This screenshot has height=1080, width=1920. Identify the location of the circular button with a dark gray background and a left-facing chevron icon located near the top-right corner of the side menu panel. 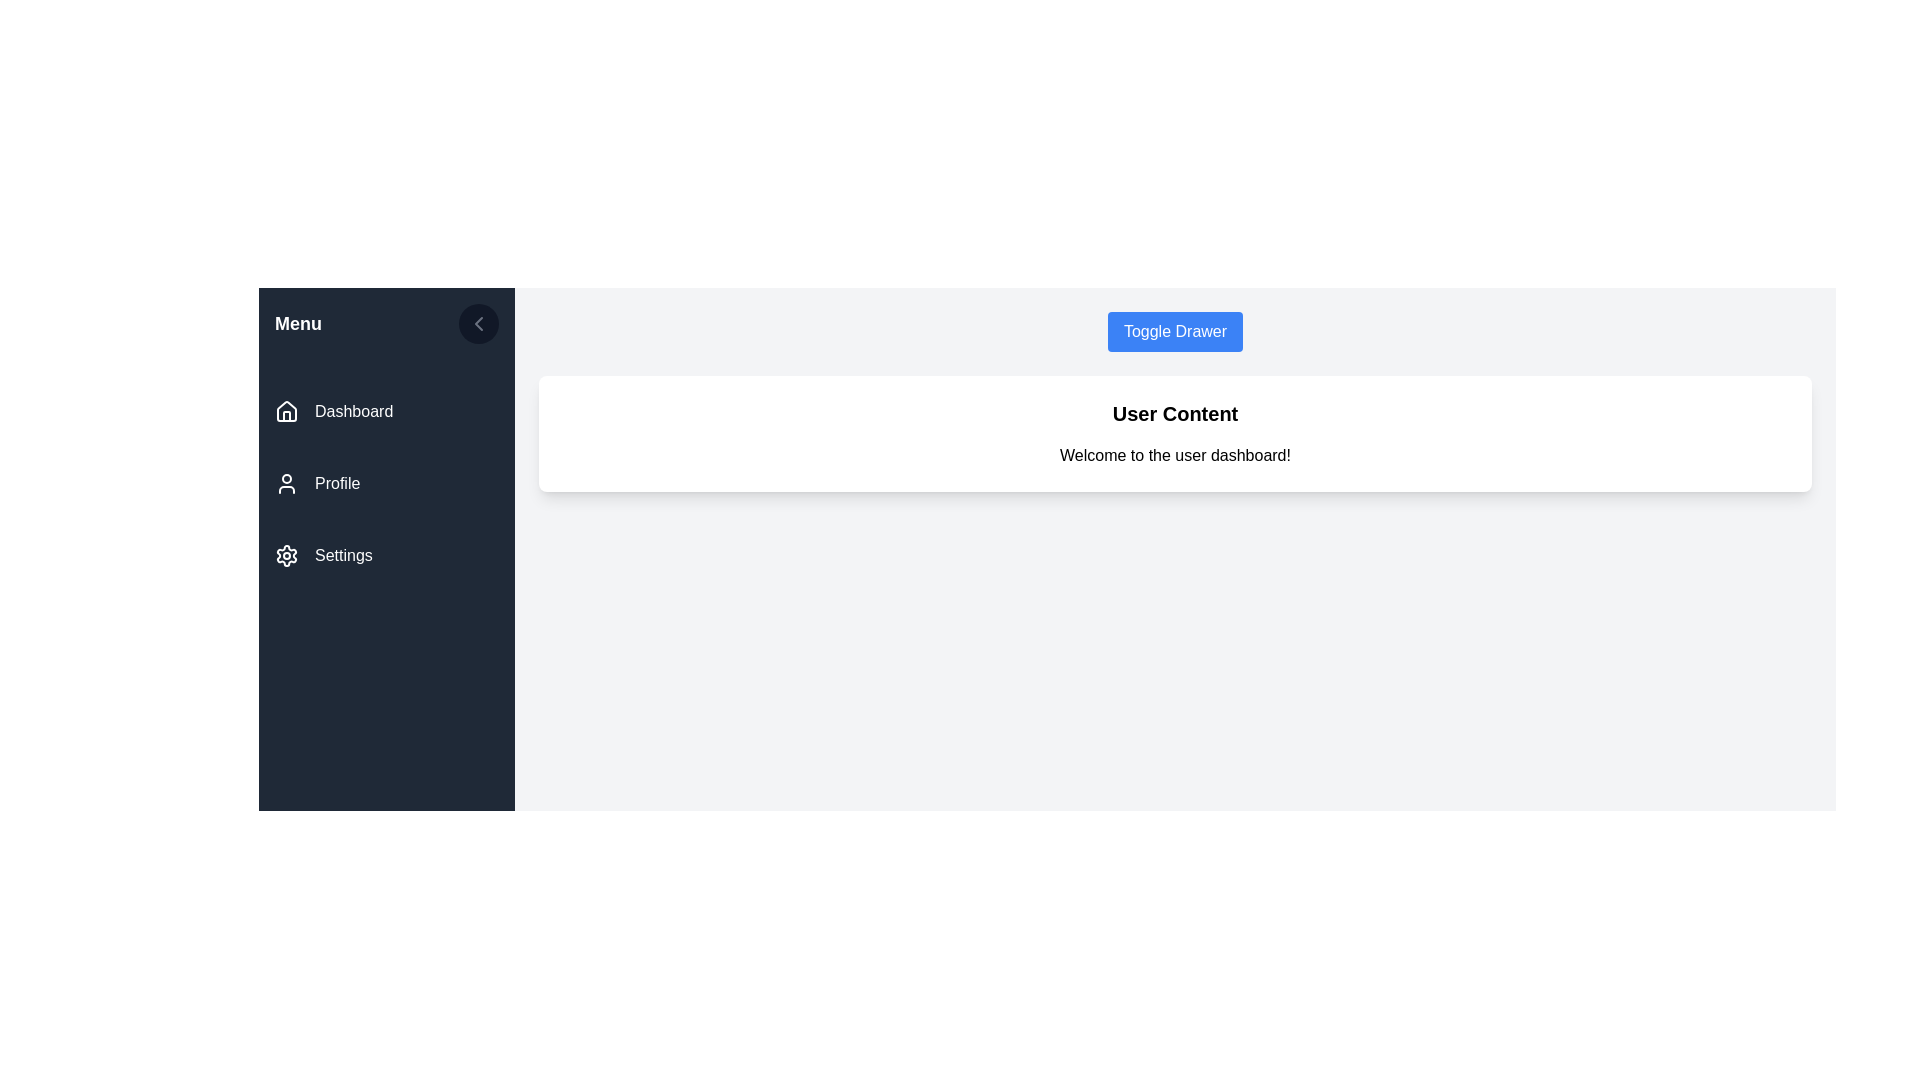
(478, 323).